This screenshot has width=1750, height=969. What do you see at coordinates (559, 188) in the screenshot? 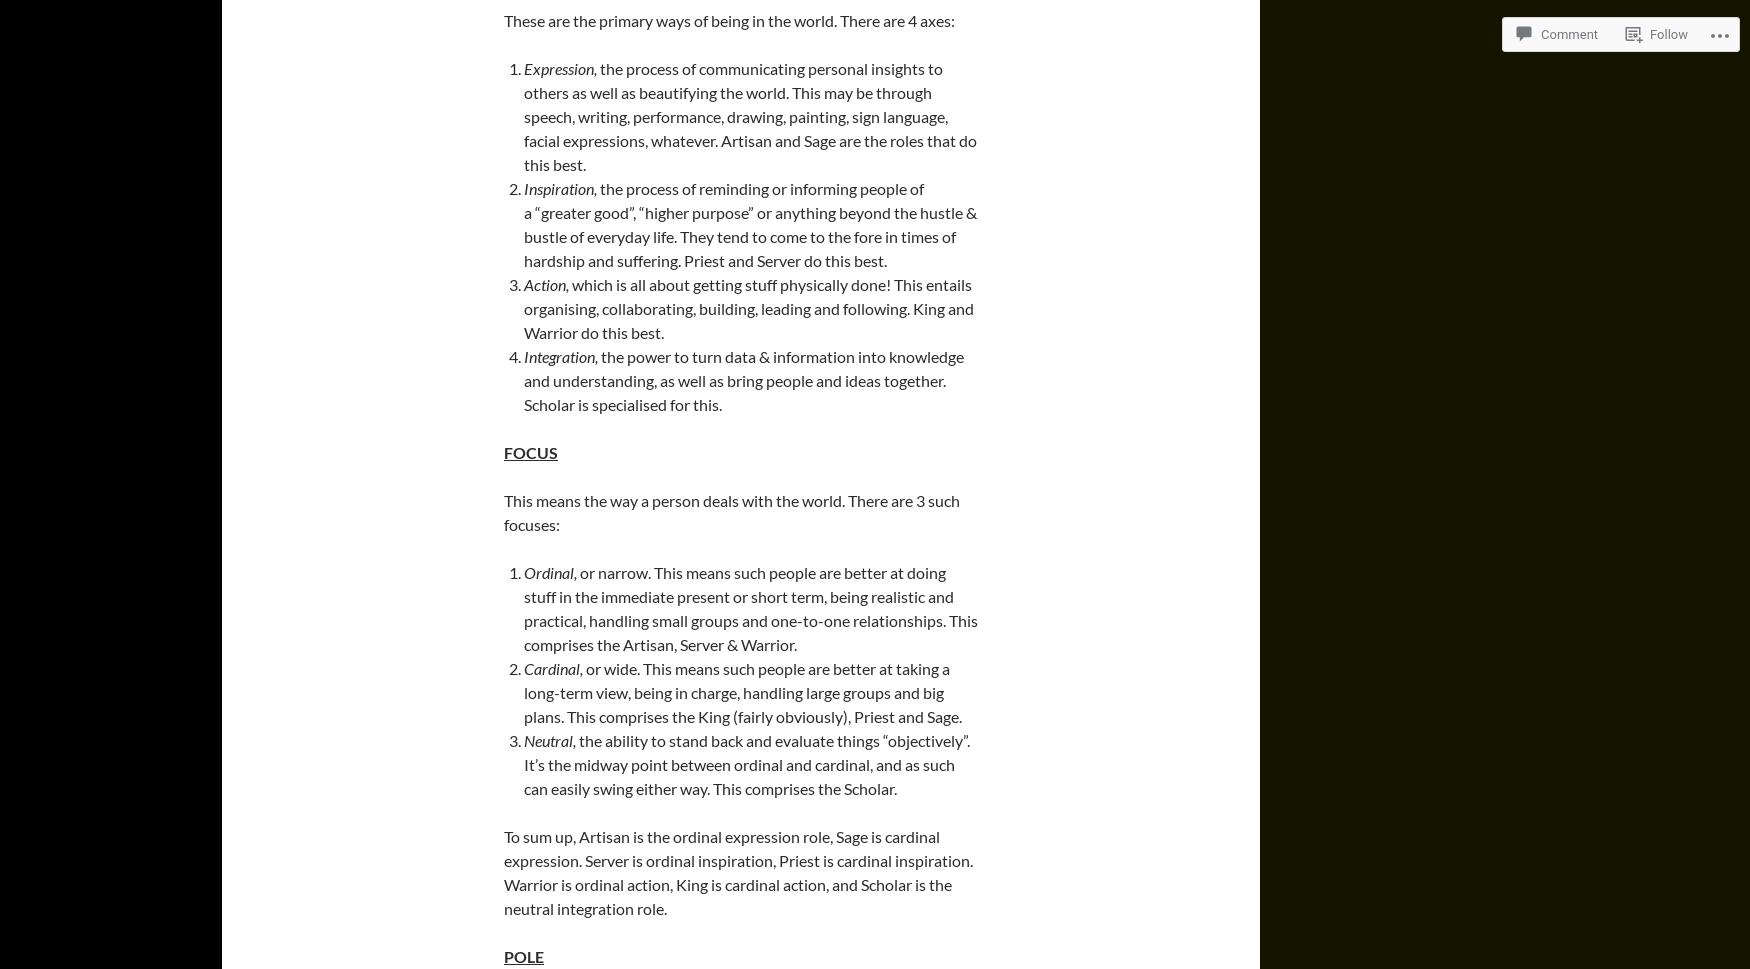
I see `'Inspiration,'` at bounding box center [559, 188].